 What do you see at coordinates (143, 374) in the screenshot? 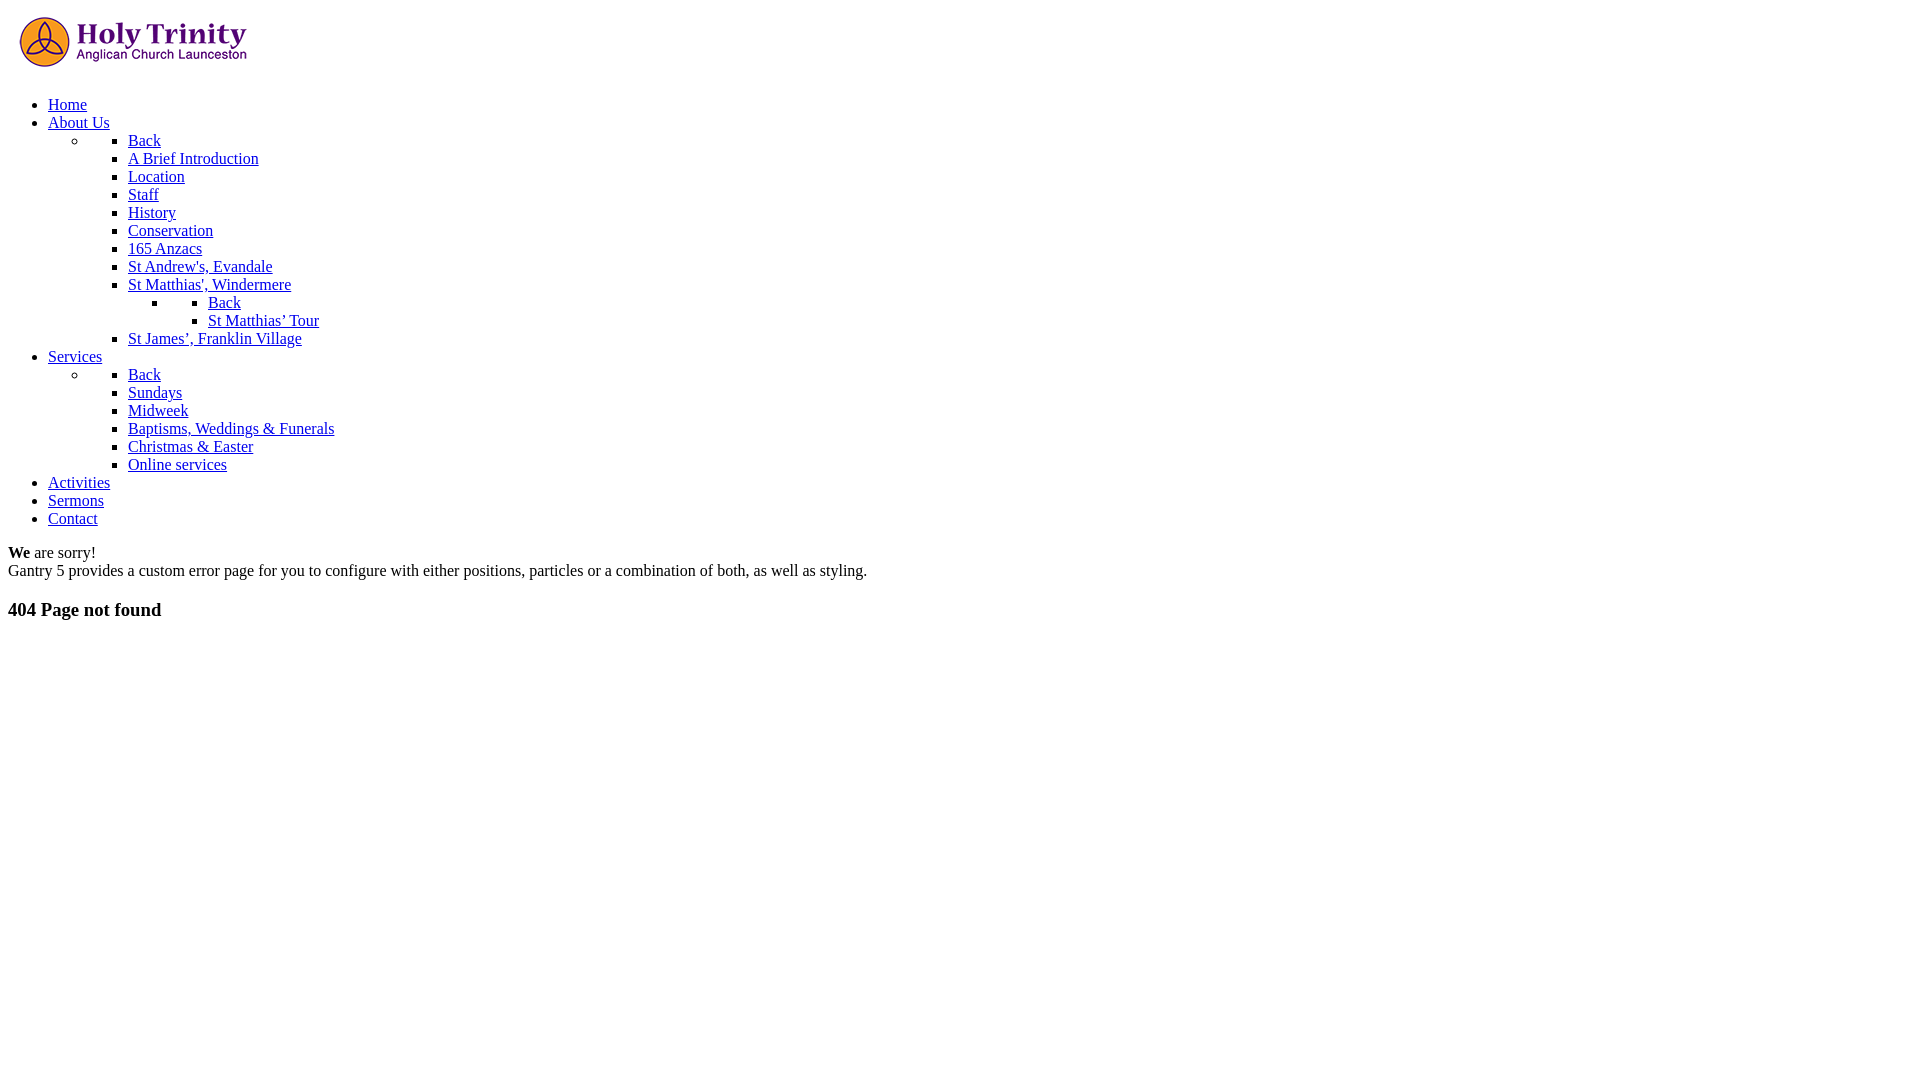
I see `'Back'` at bounding box center [143, 374].